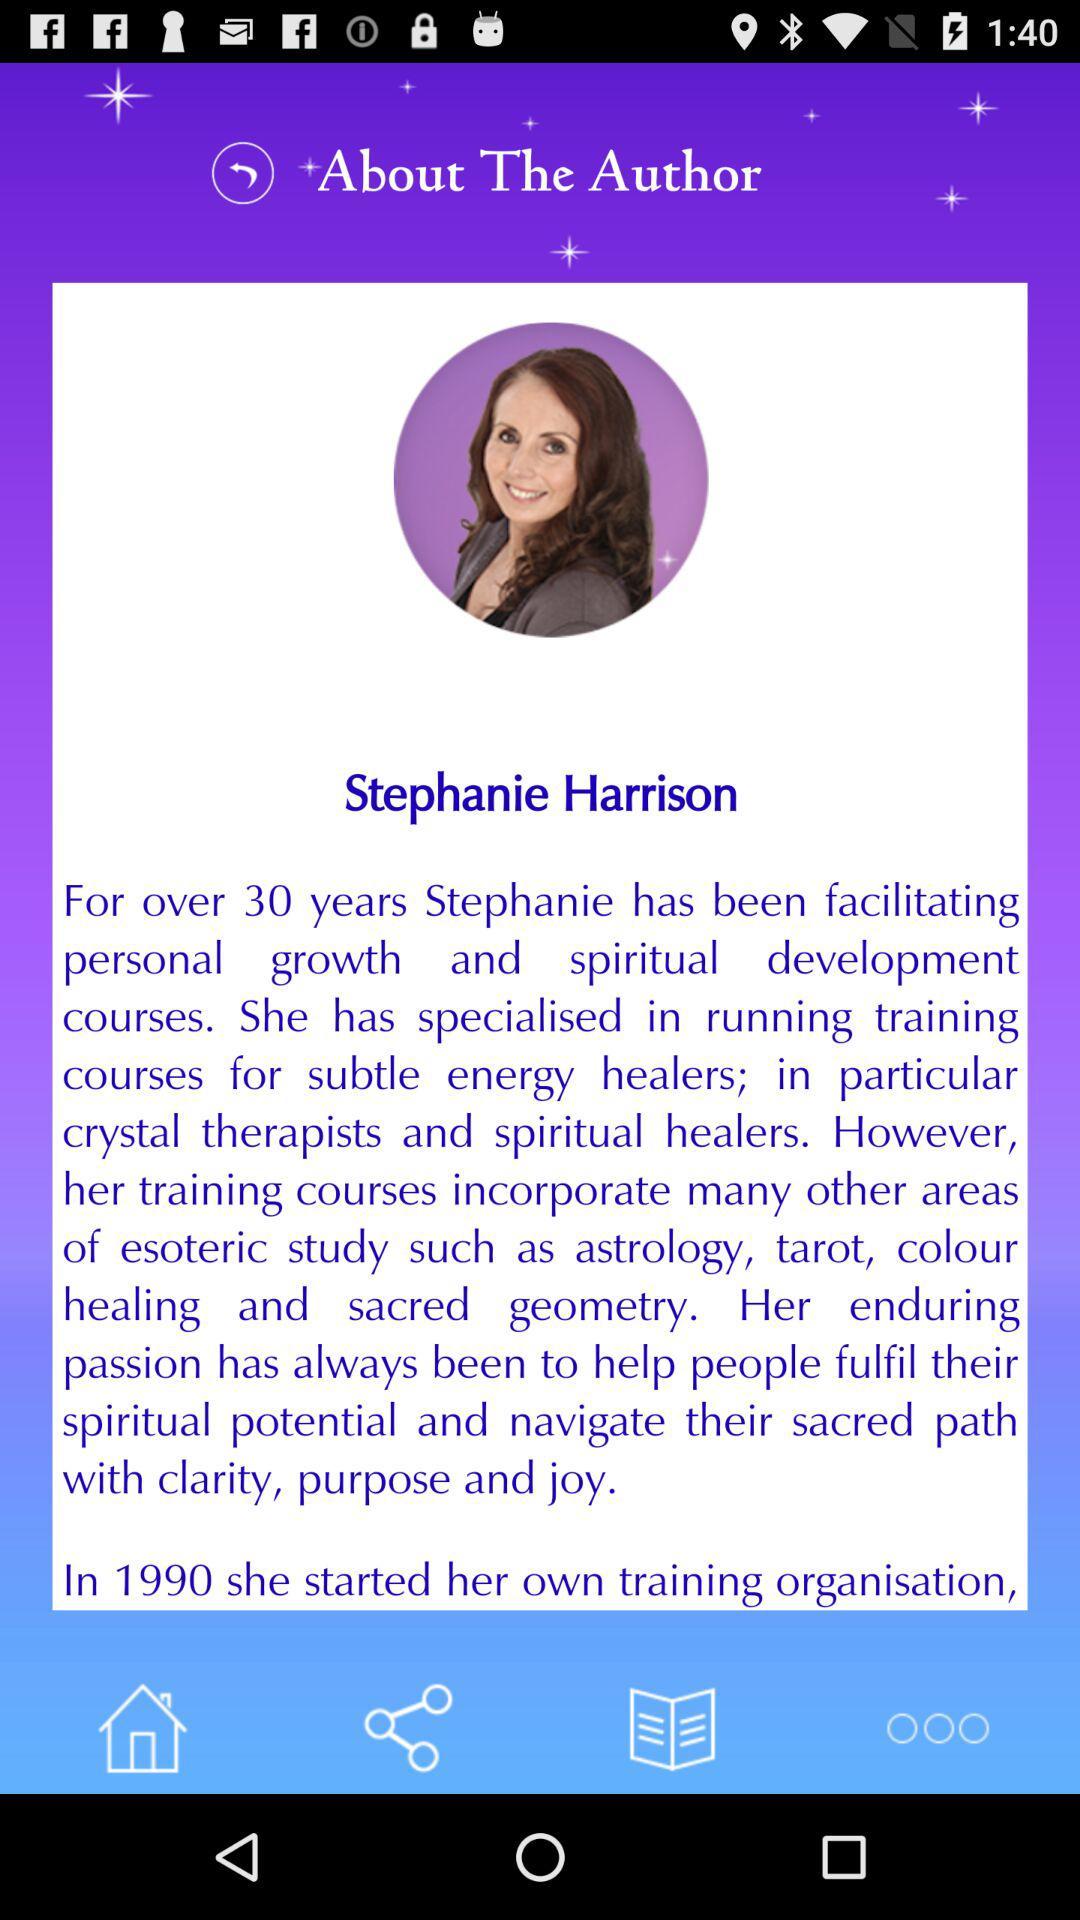 The width and height of the screenshot is (1080, 1920). What do you see at coordinates (406, 1727) in the screenshot?
I see `share option` at bounding box center [406, 1727].